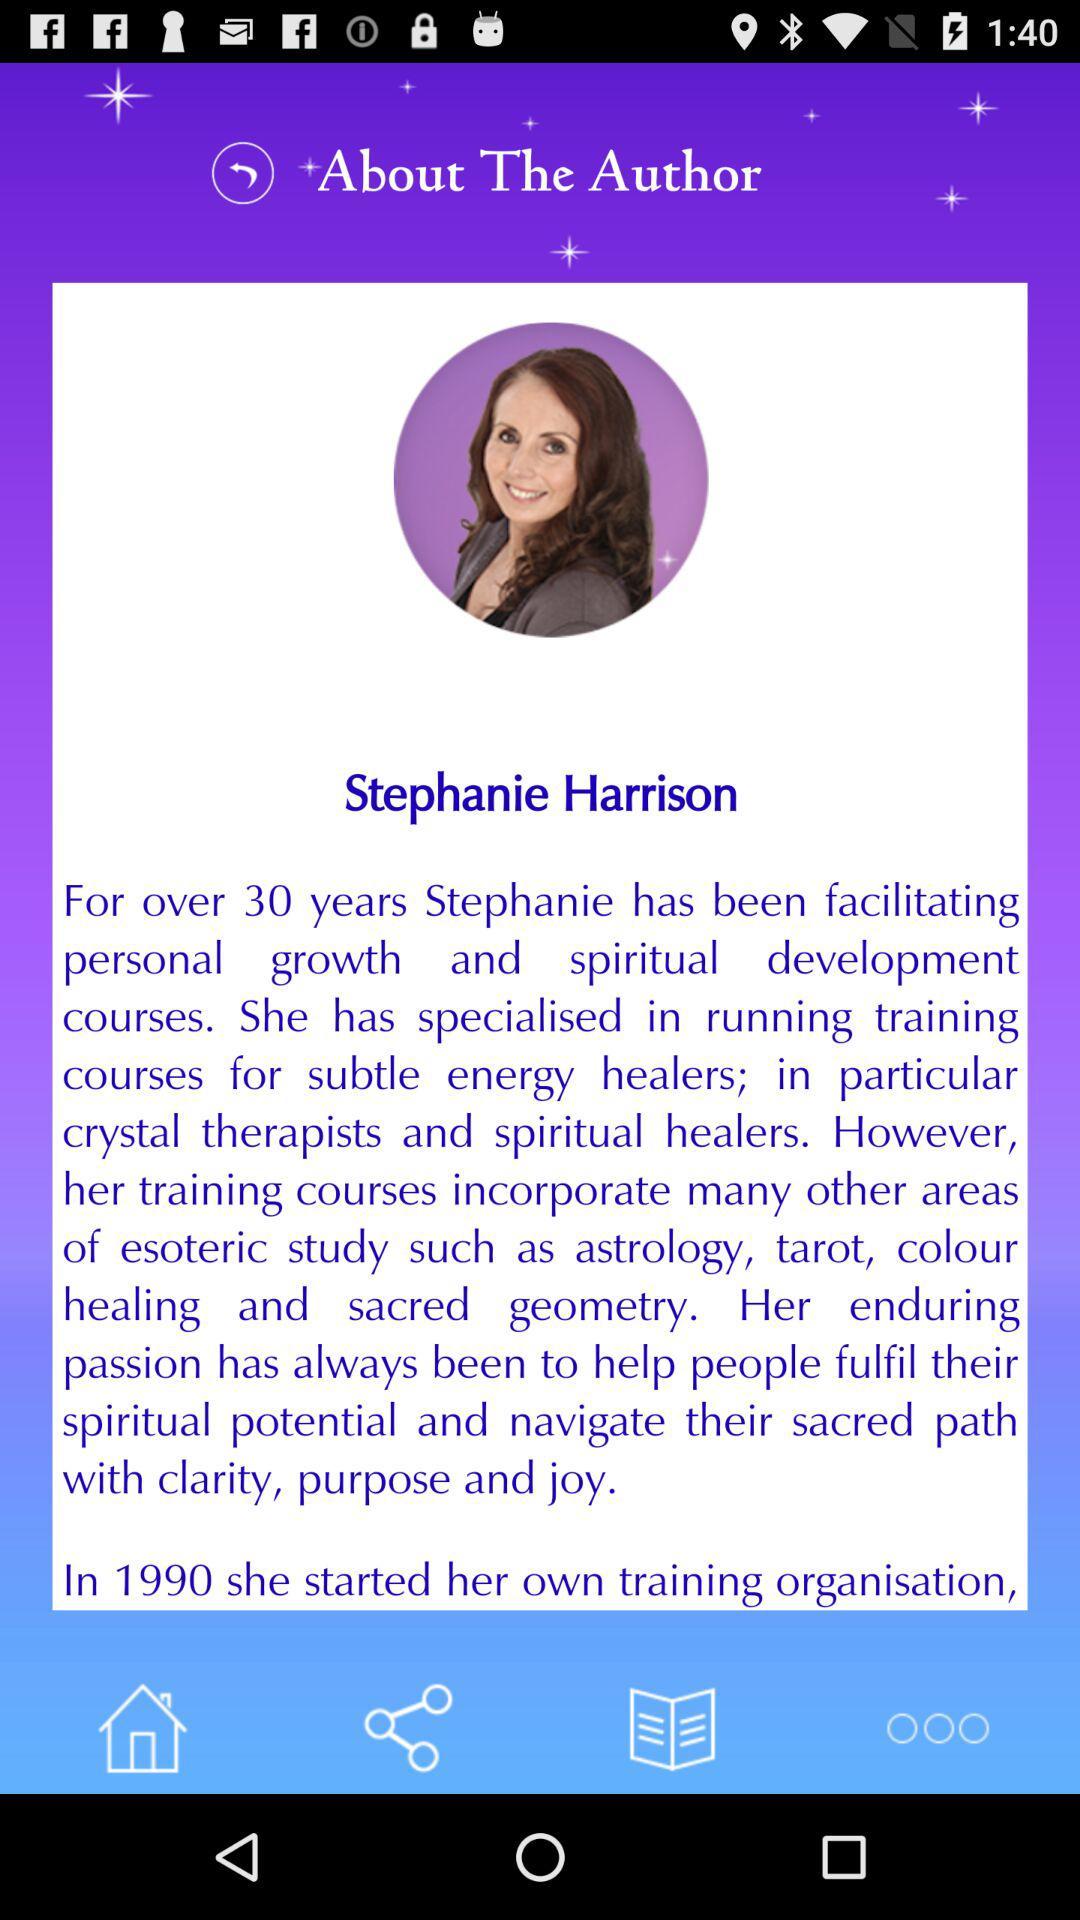 The width and height of the screenshot is (1080, 1920). What do you see at coordinates (406, 1727) in the screenshot?
I see `share option` at bounding box center [406, 1727].